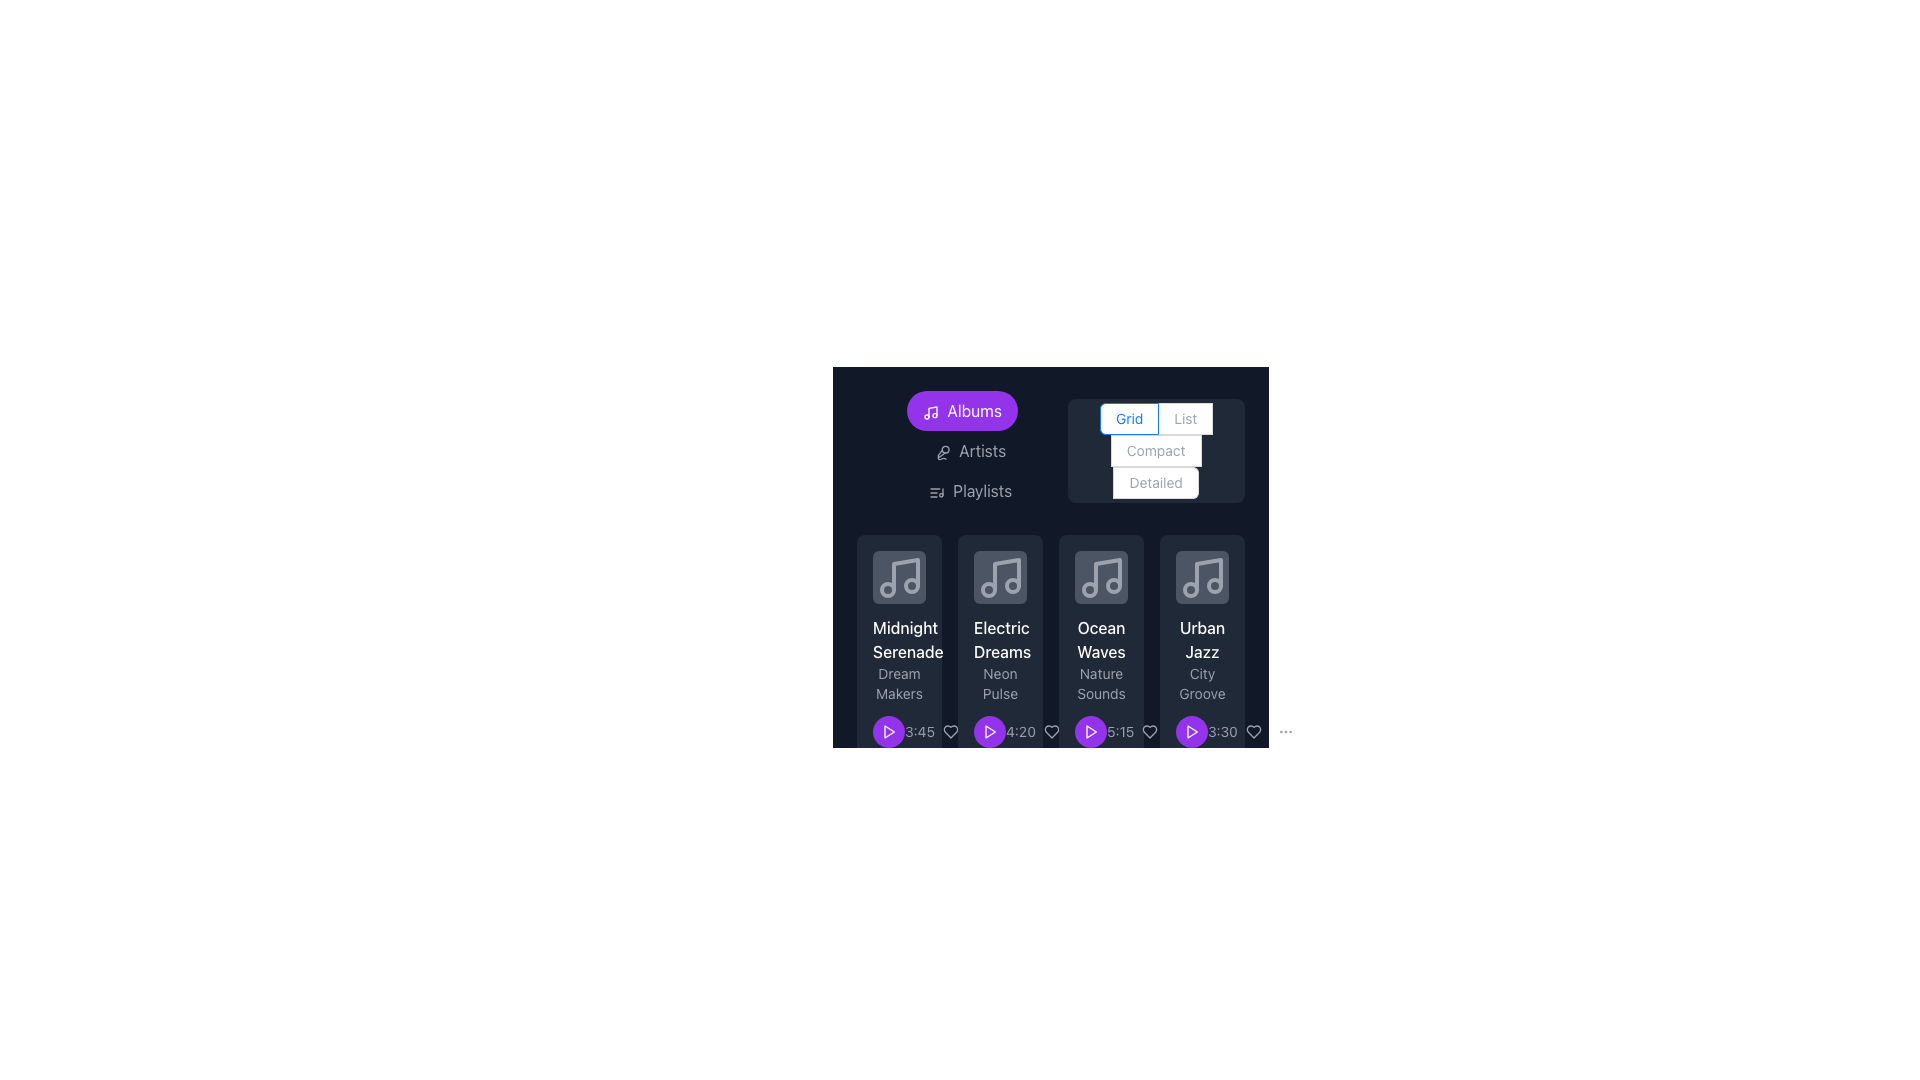 The image size is (1920, 1080). Describe the element at coordinates (1207, 574) in the screenshot. I see `the vertical line of the musical note icon within the 'Urban Jazz' card, which is the rightmost card in the row` at that location.